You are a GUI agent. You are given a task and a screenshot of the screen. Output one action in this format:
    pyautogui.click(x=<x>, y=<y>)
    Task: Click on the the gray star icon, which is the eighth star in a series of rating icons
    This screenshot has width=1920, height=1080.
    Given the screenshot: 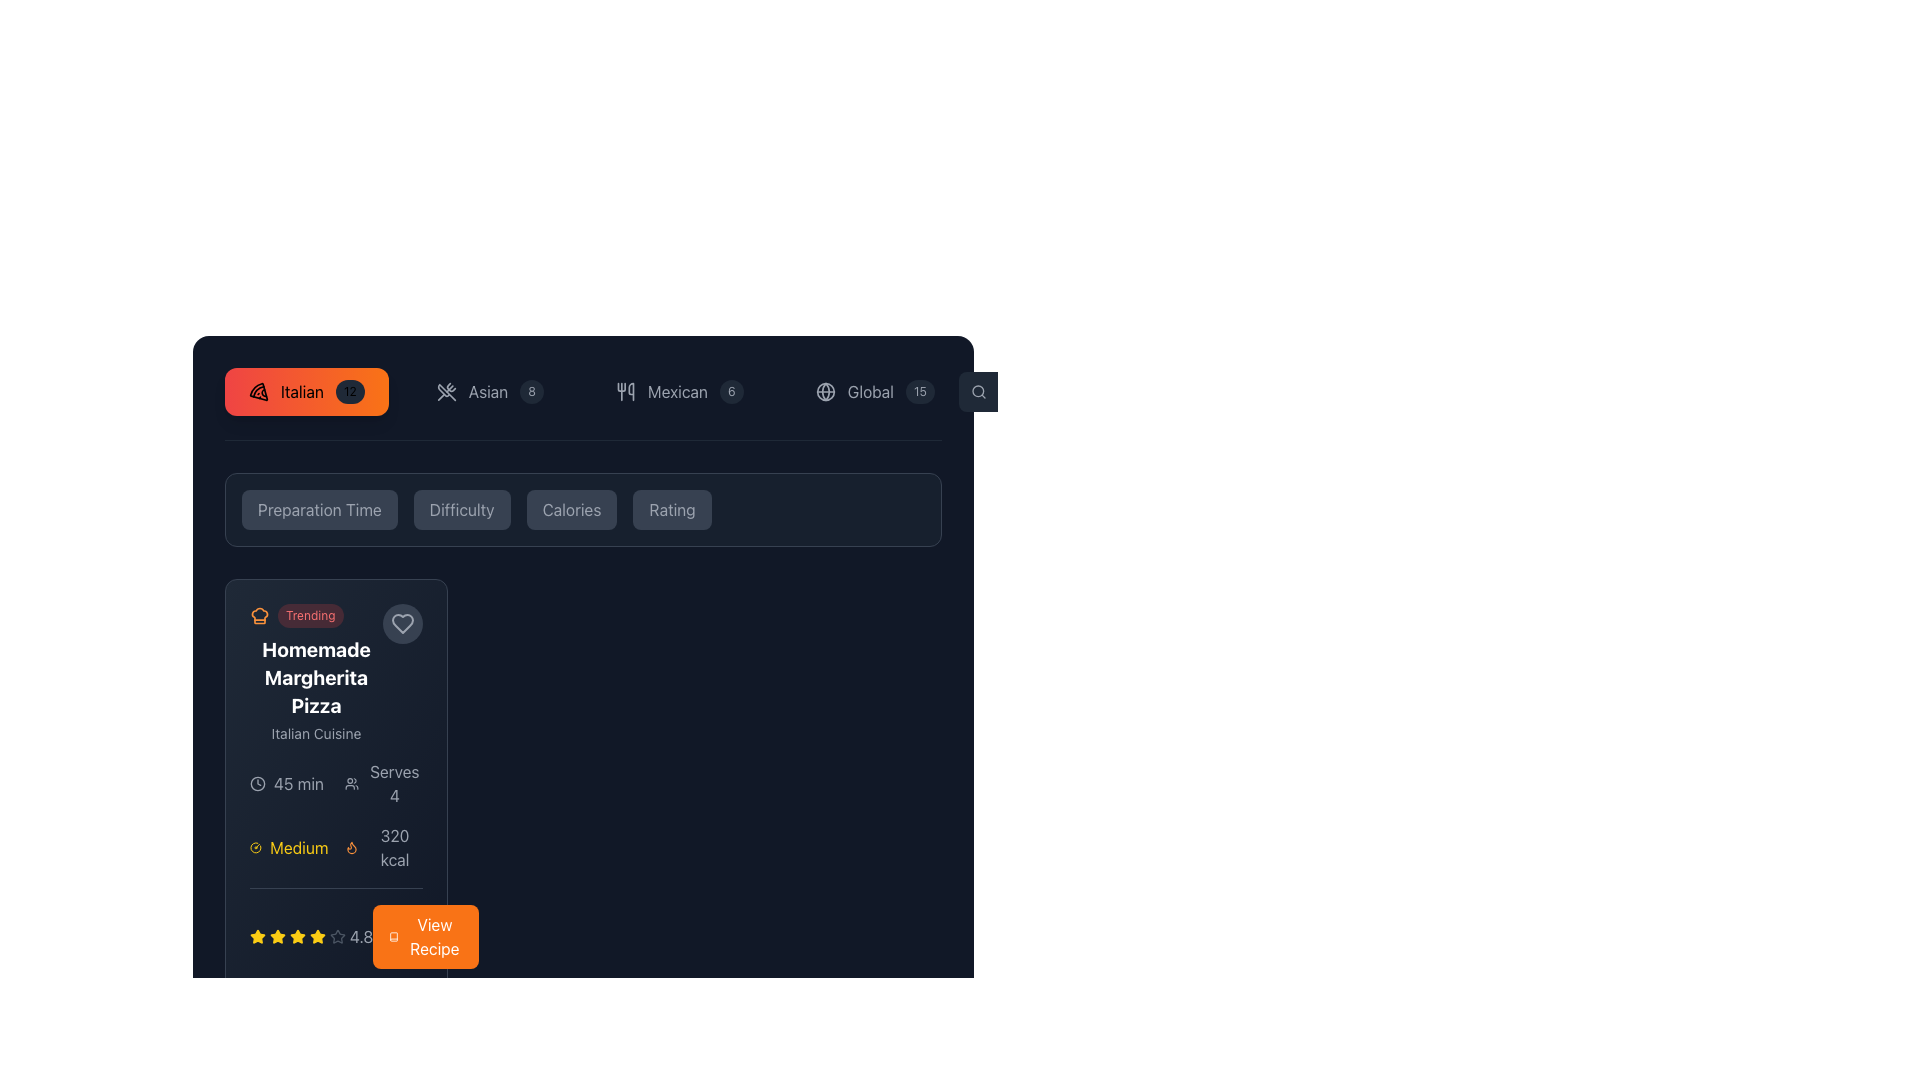 What is the action you would take?
    pyautogui.click(x=337, y=937)
    